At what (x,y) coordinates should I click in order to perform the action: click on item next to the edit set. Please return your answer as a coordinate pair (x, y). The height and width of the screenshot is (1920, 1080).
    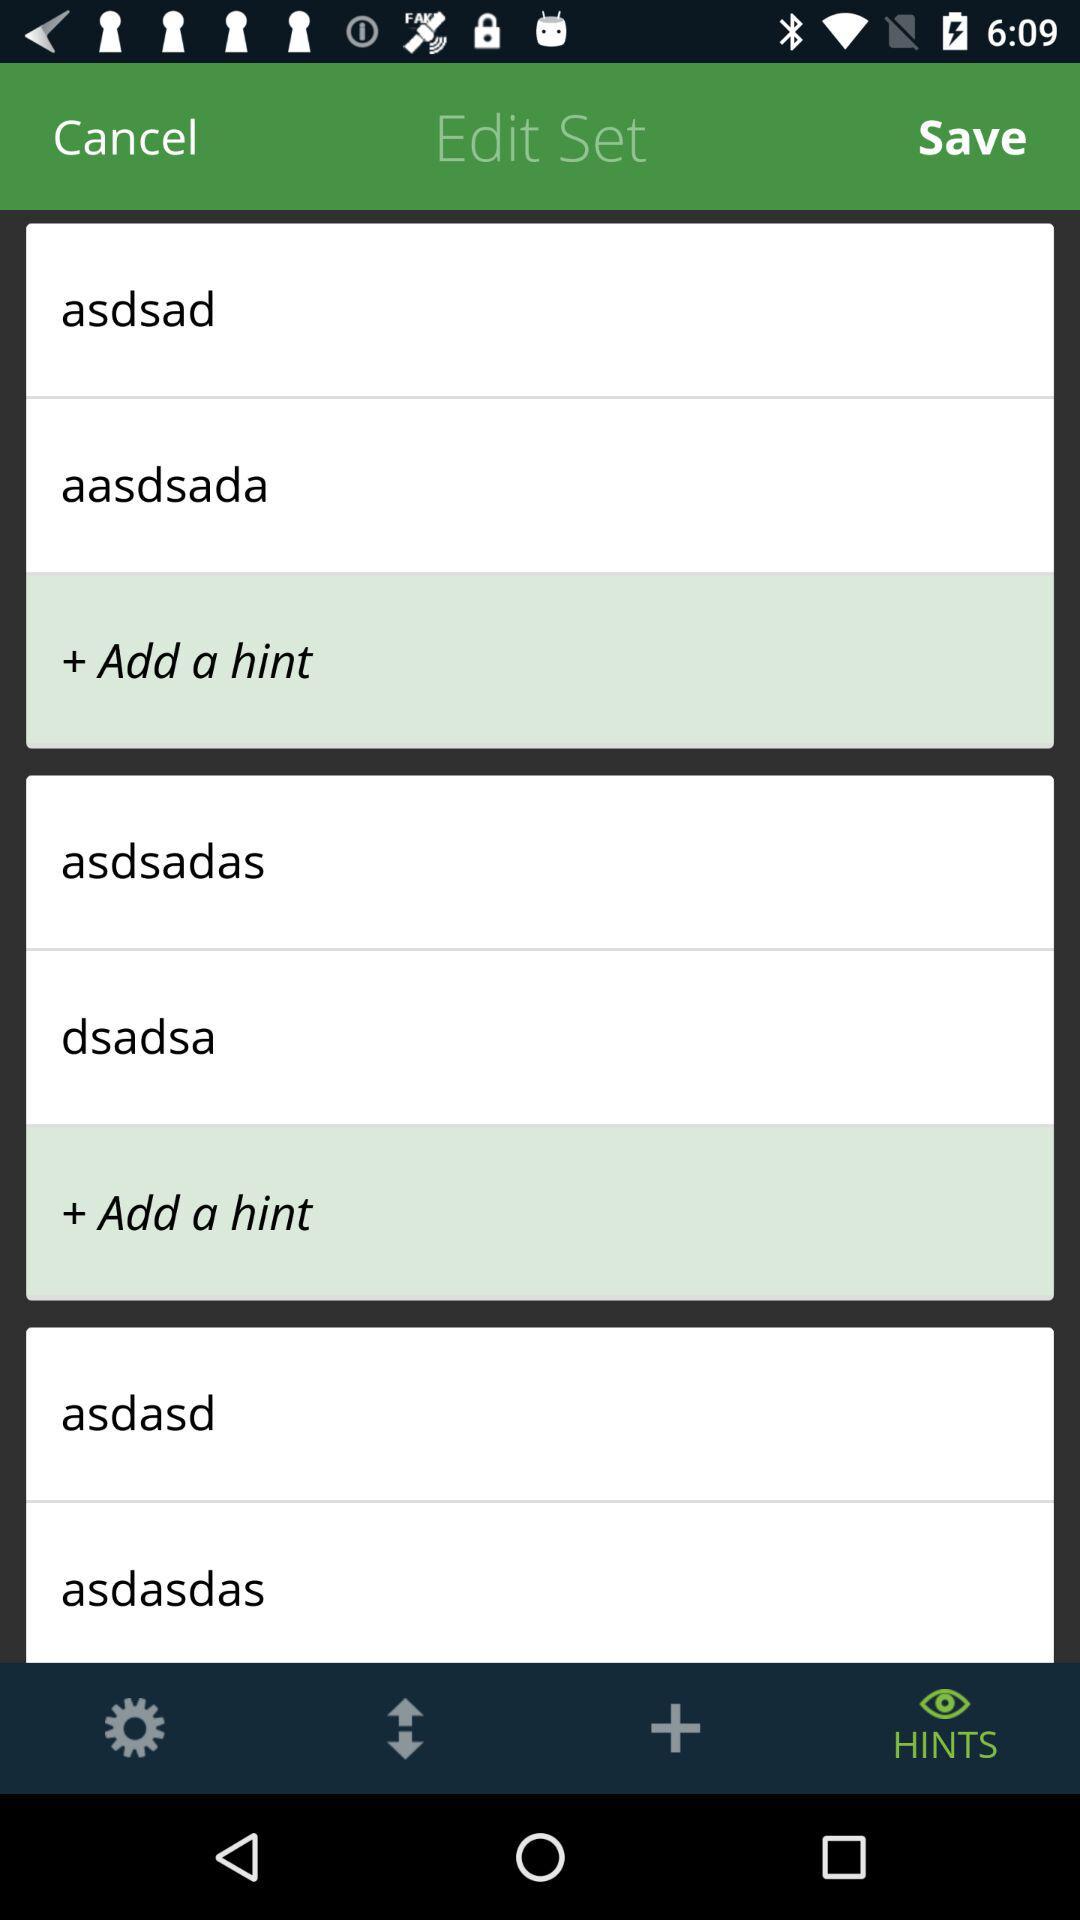
    Looking at the image, I should click on (125, 135).